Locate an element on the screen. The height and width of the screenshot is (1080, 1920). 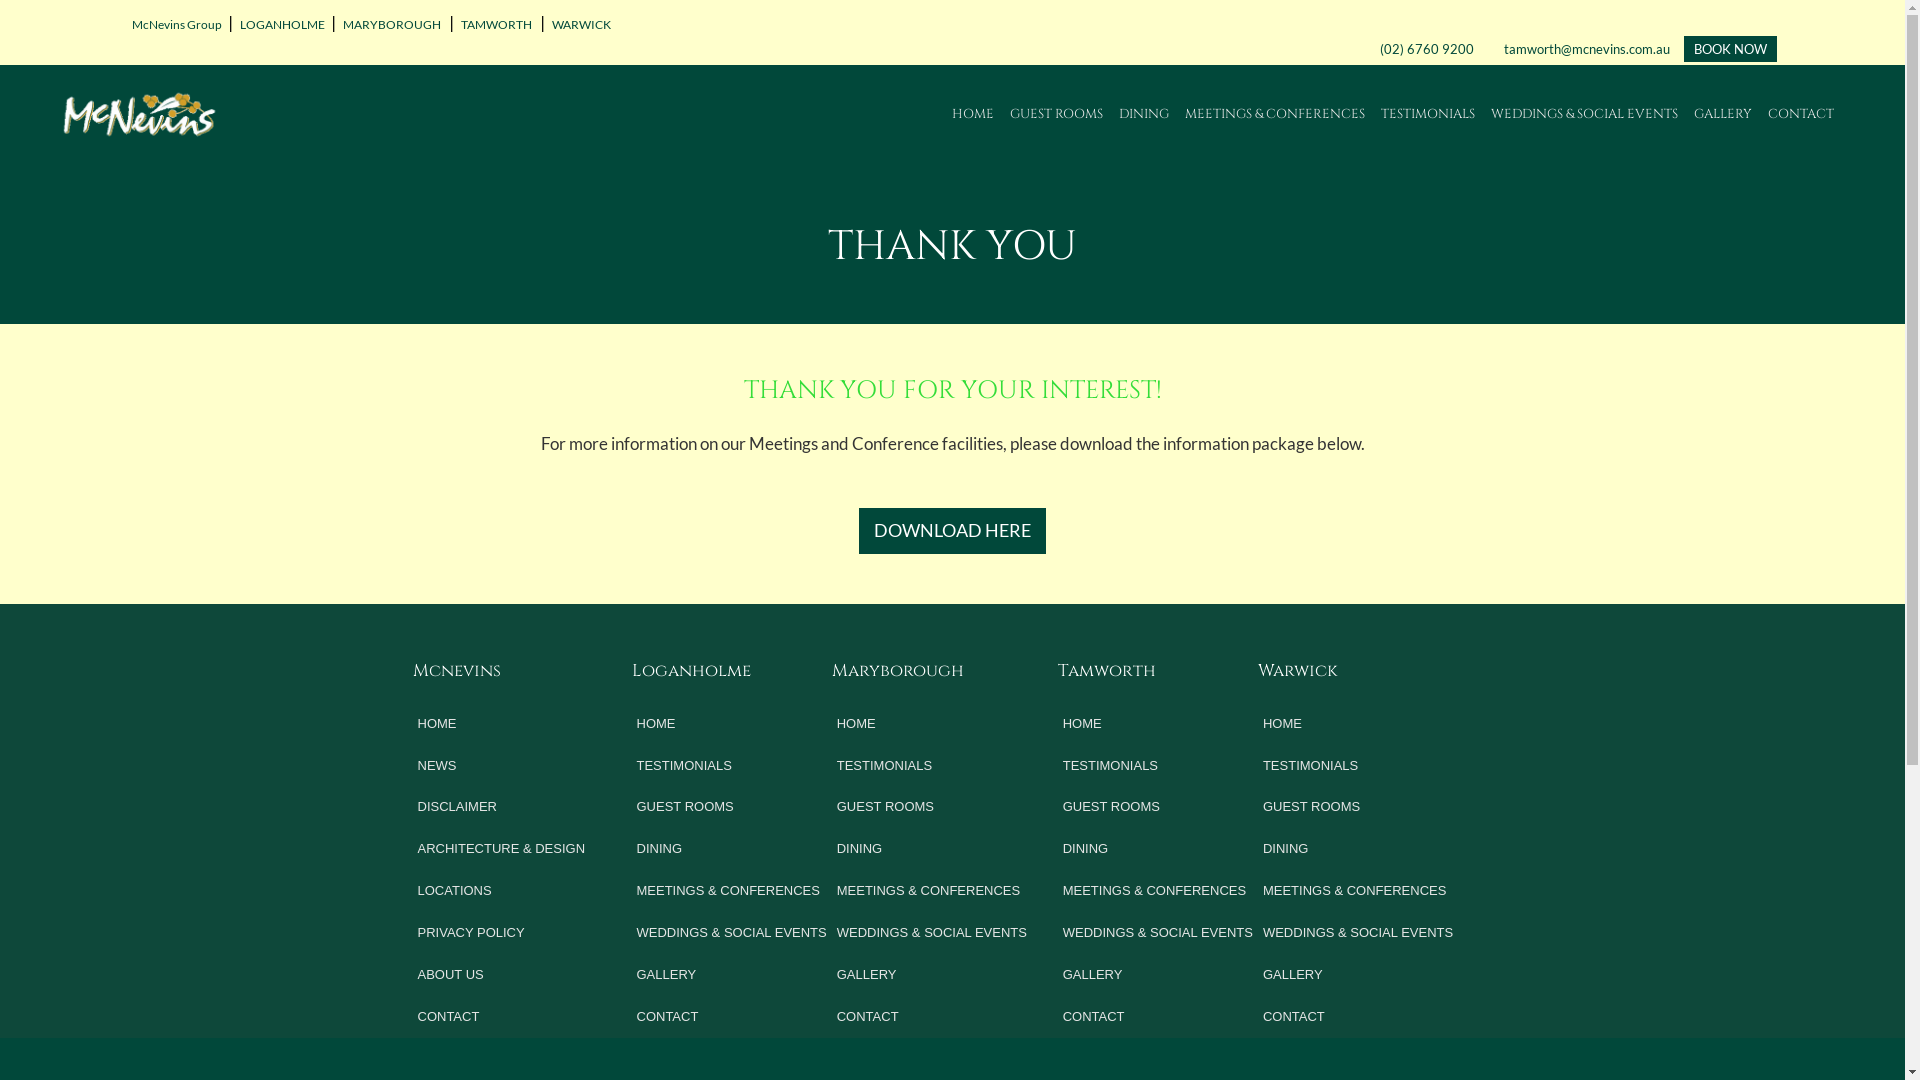
'(02) 6760 9200' is located at coordinates (1425, 48).